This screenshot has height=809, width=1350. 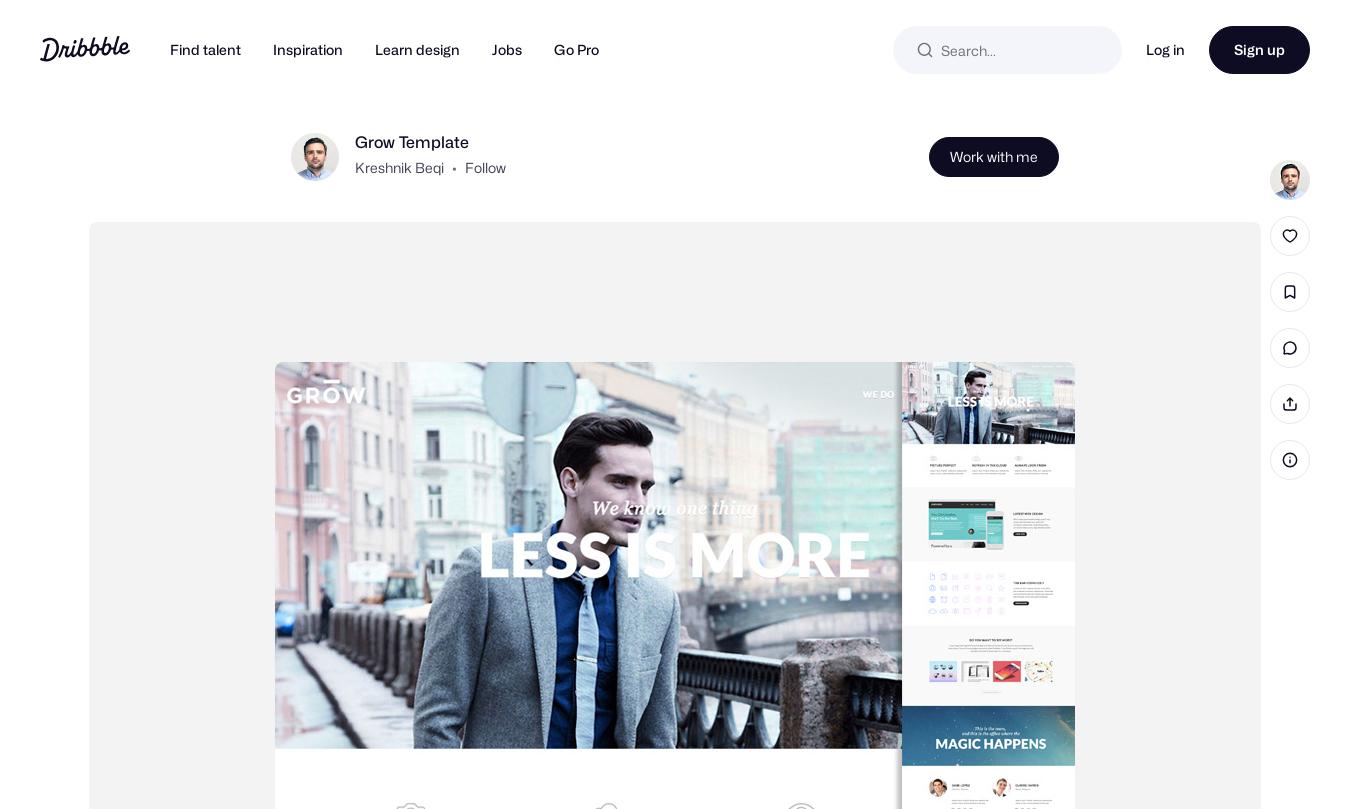 What do you see at coordinates (993, 187) in the screenshot?
I see `'Work with me'` at bounding box center [993, 187].